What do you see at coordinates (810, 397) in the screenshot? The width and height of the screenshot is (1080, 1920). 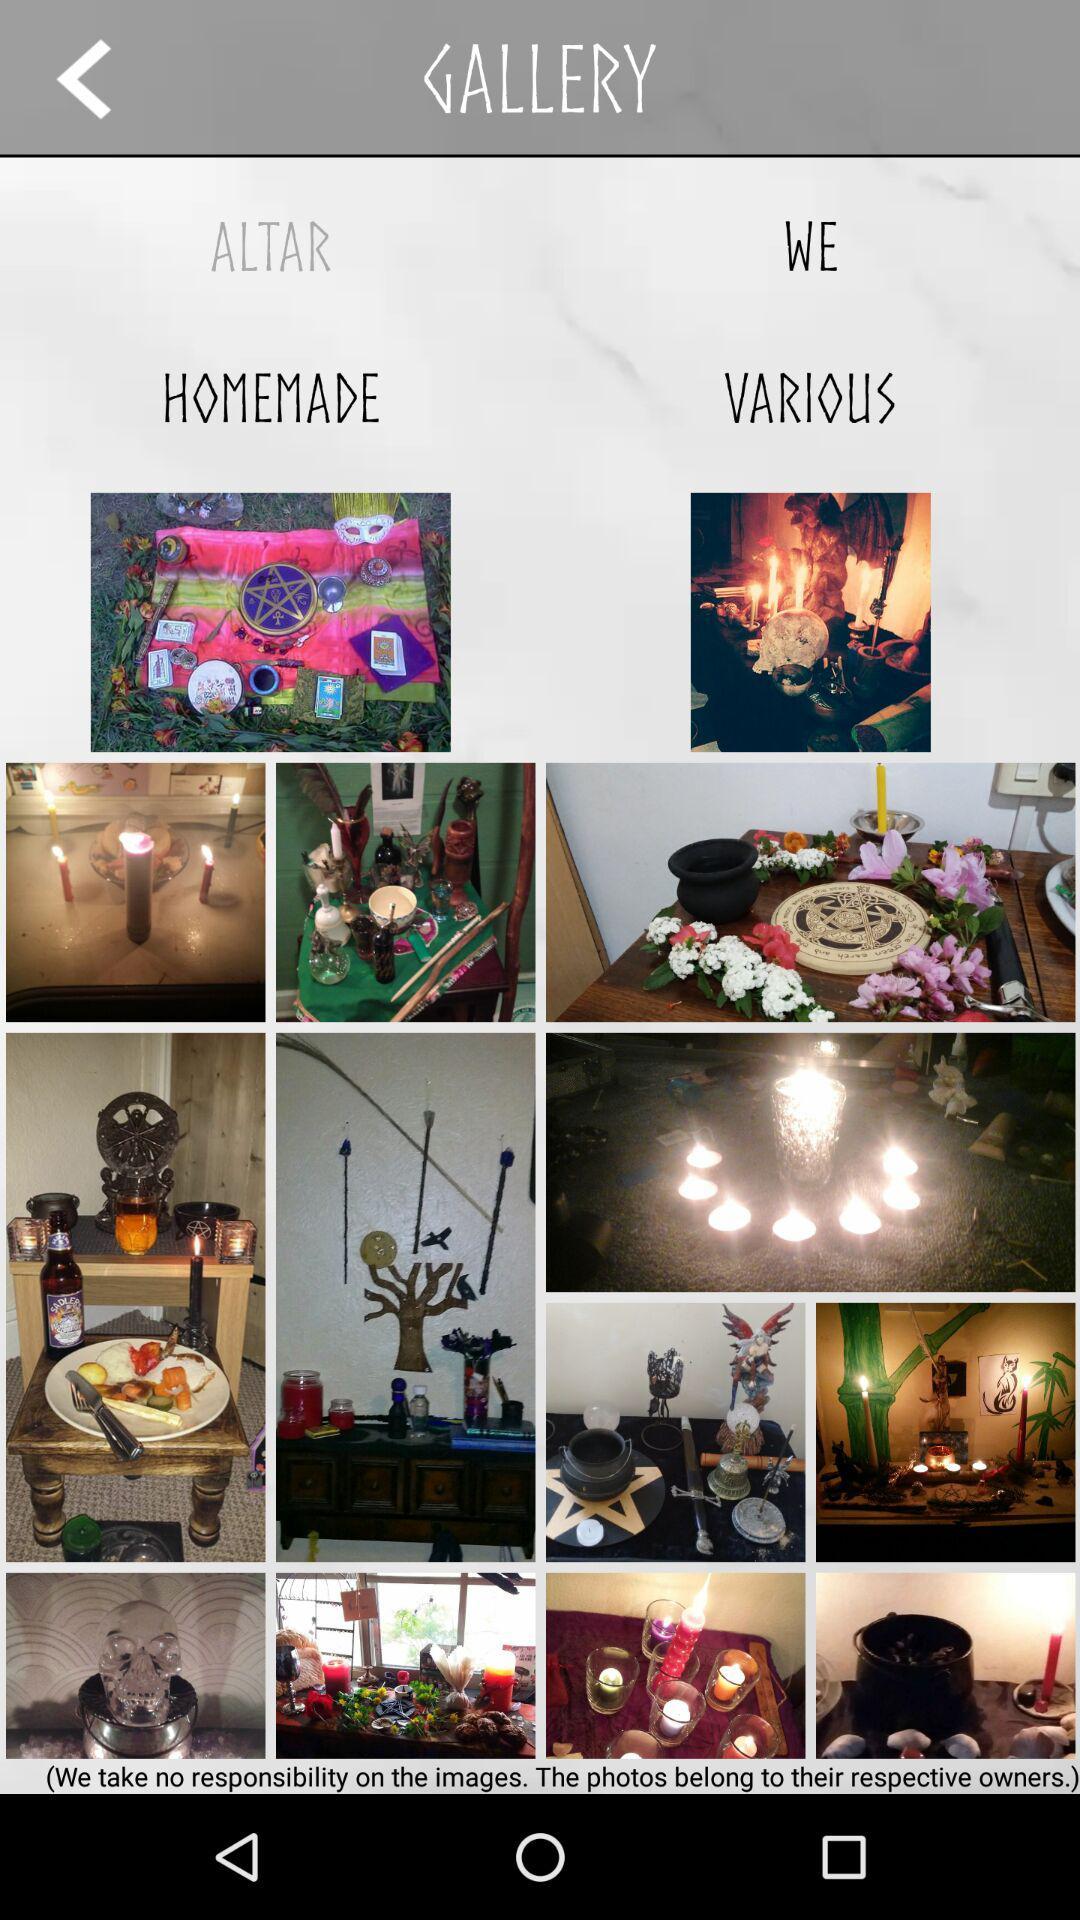 I see `icon below the we` at bounding box center [810, 397].